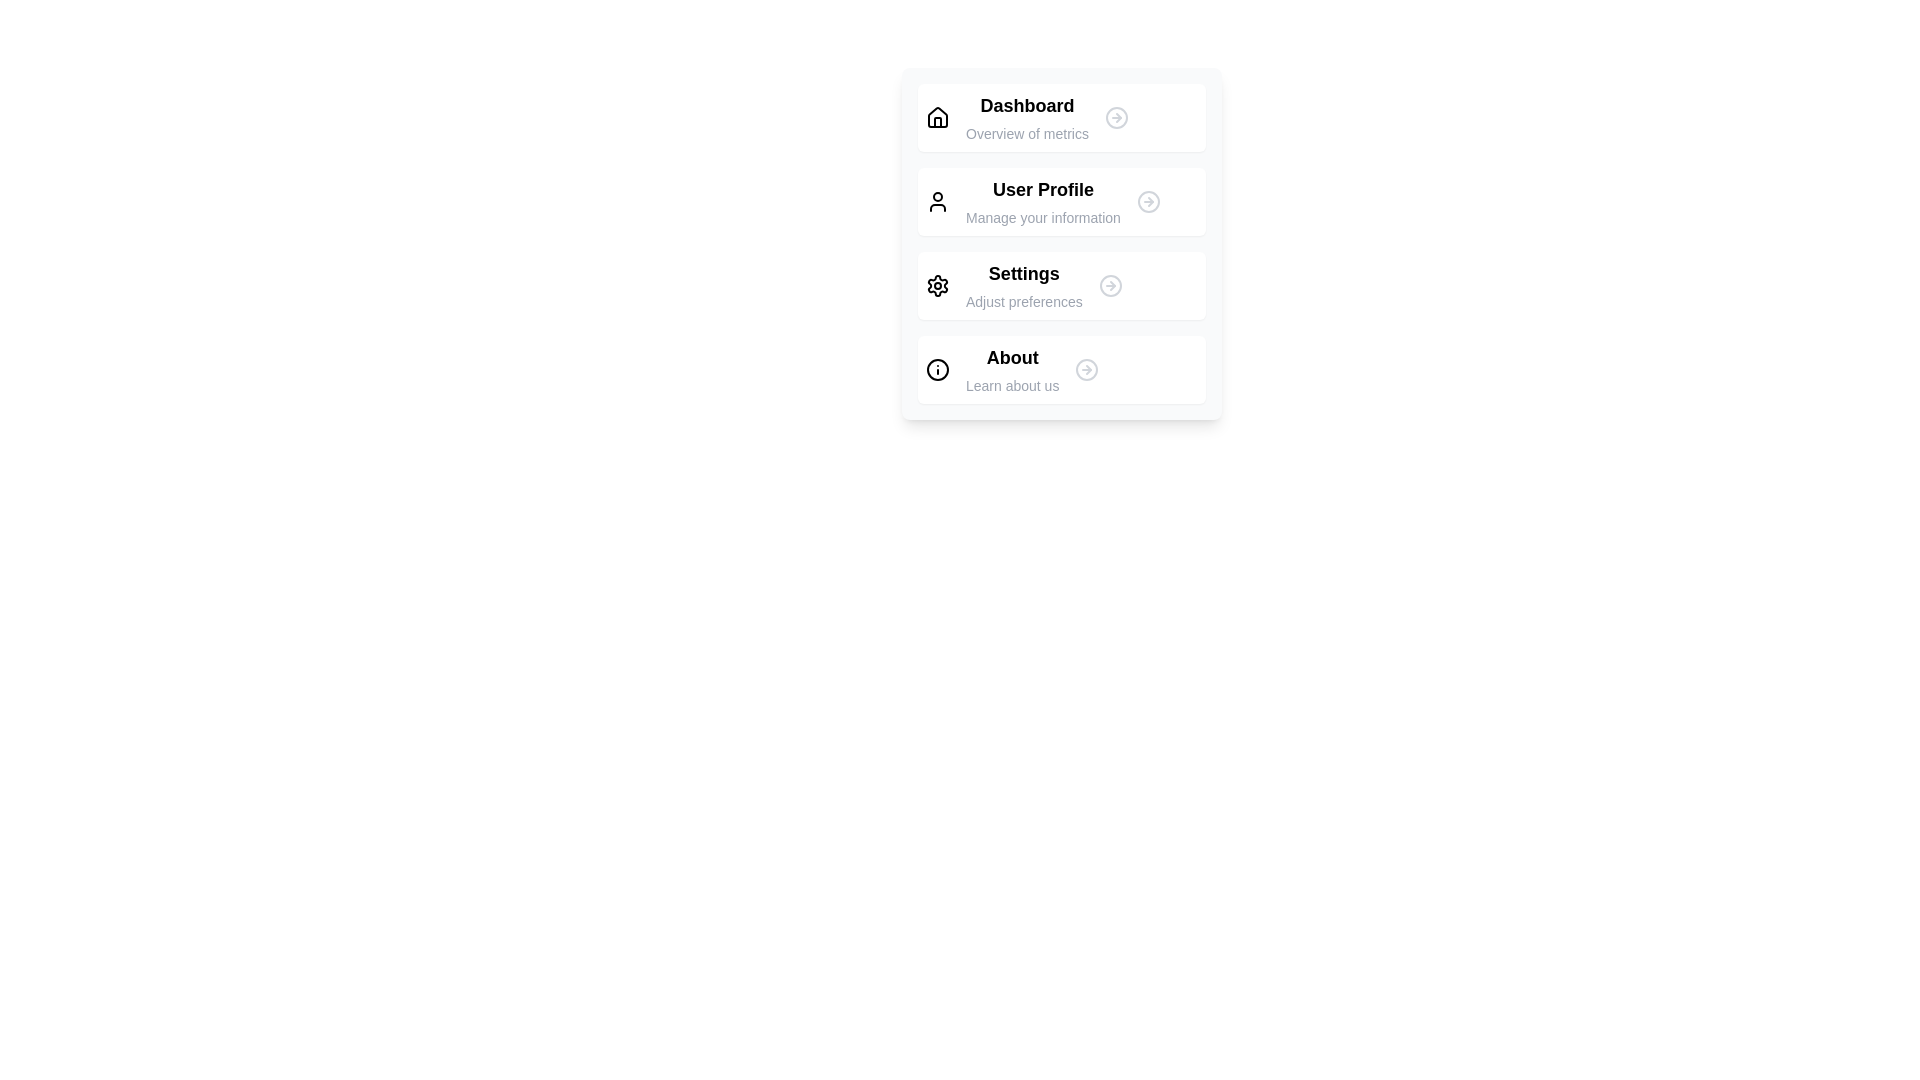 Image resolution: width=1920 pixels, height=1080 pixels. Describe the element at coordinates (1109, 285) in the screenshot. I see `the navigation icon next to the 'Settings' label in the vertical menu` at that location.